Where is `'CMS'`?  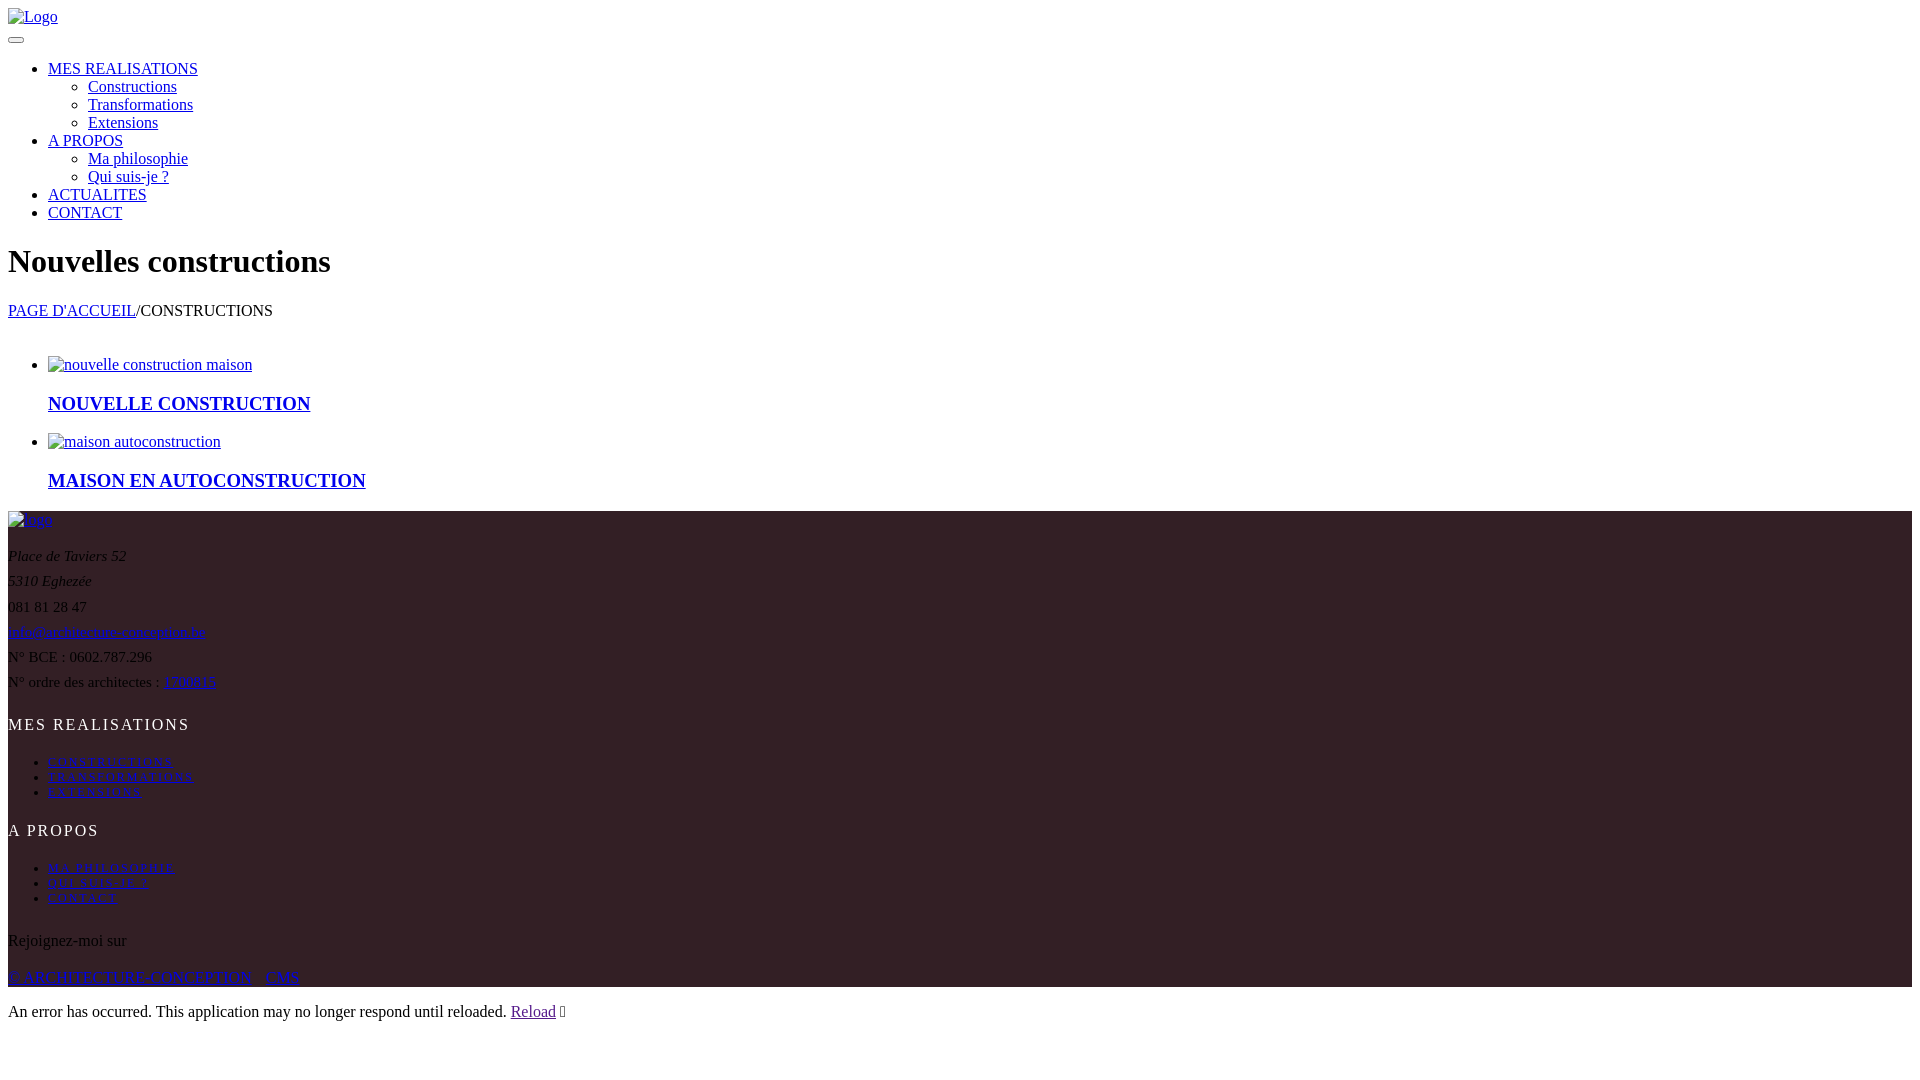 'CMS' is located at coordinates (282, 976).